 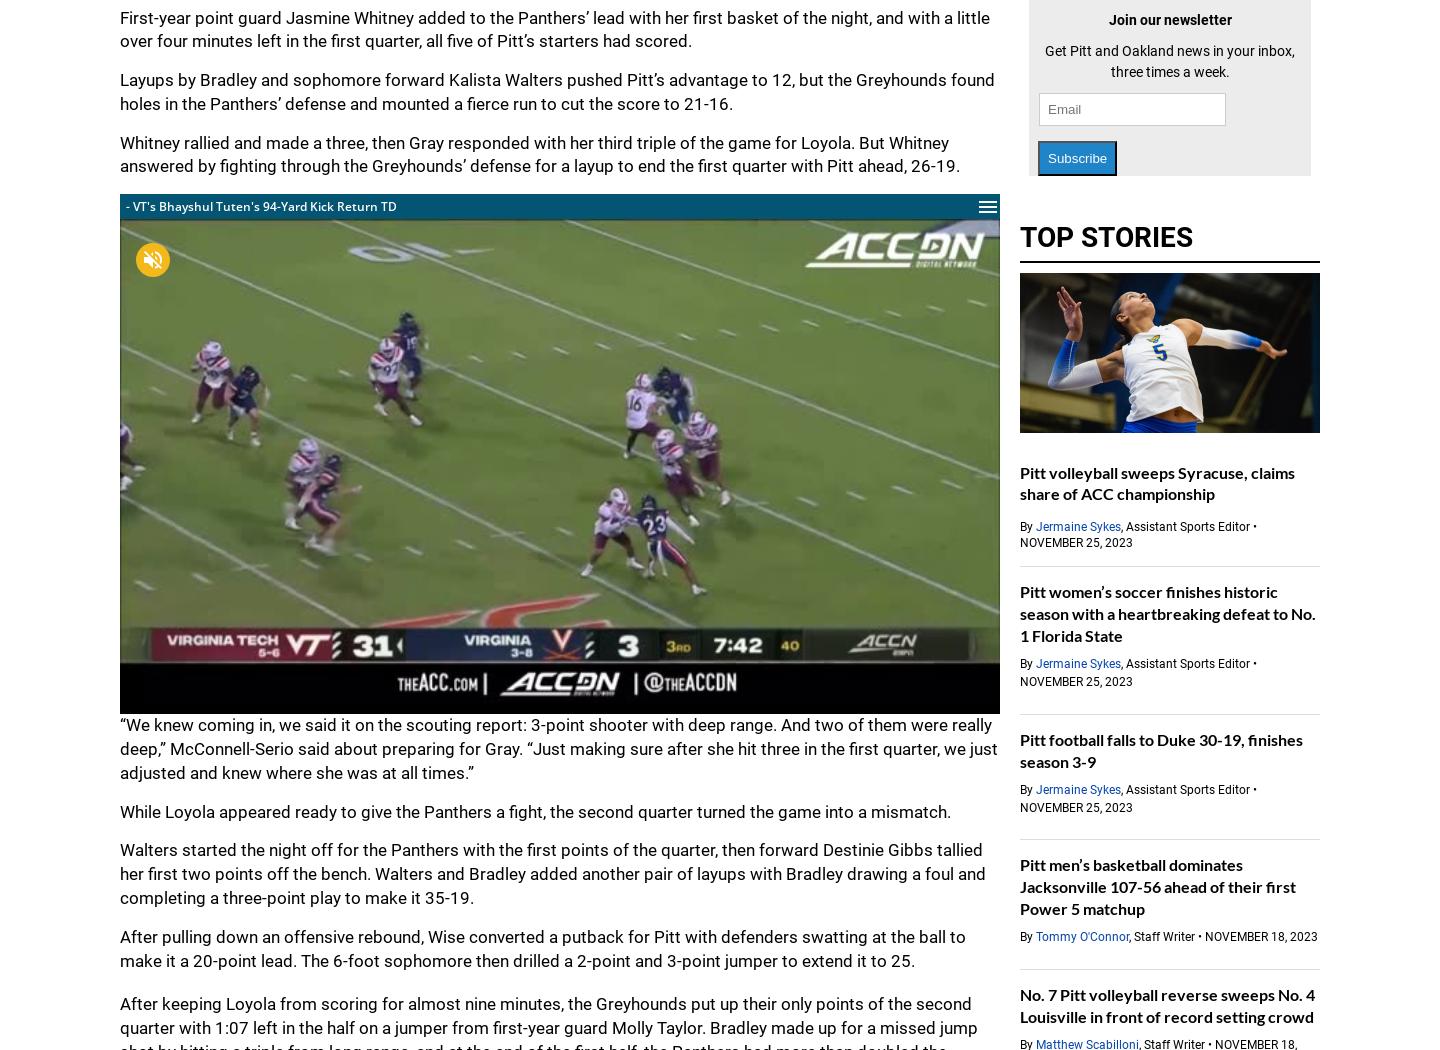 What do you see at coordinates (543, 947) in the screenshot?
I see `'After pulling down an offensive rebound, Wise converted a putback for Pitt with defenders swatting at the ball to make it a 20-point lead. The 6-foot sophomore then drilled a 2-point and 3-point jumper to extend it to 25.'` at bounding box center [543, 947].